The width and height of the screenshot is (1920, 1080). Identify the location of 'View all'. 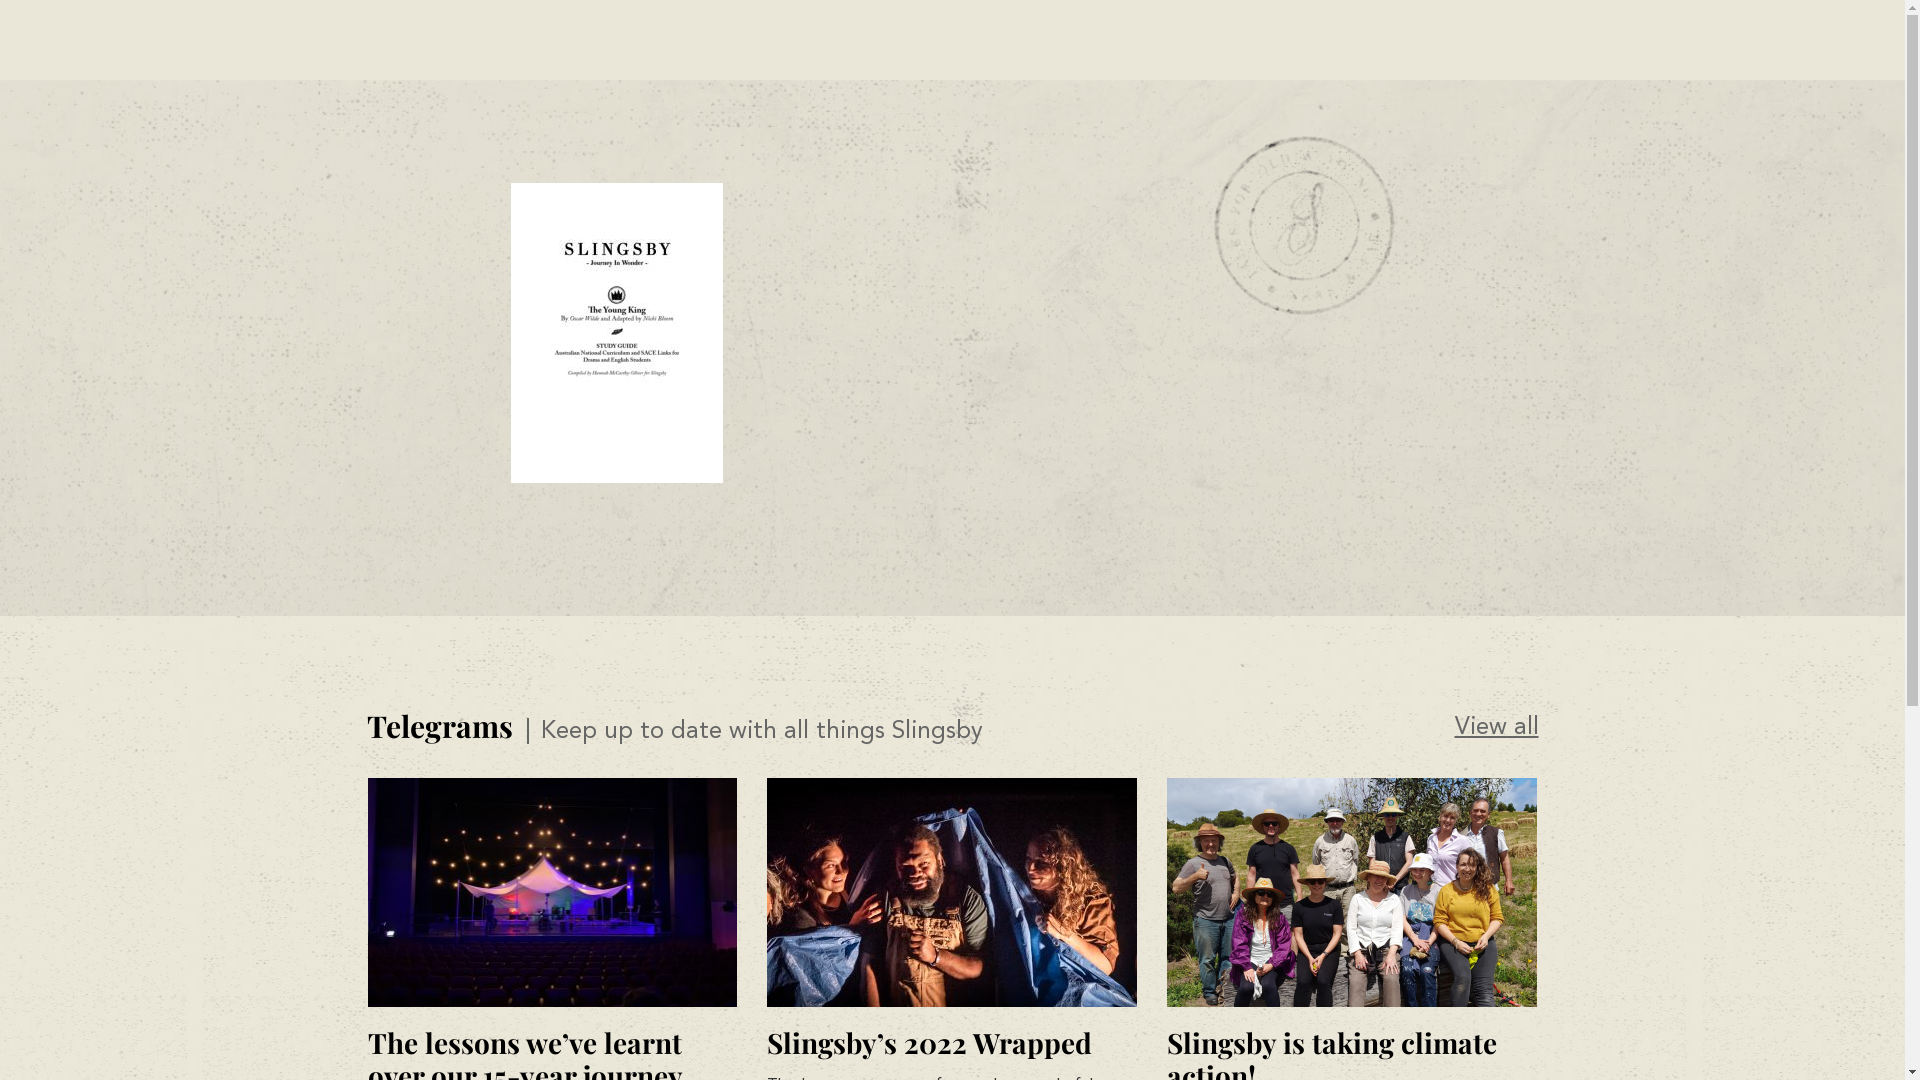
(1496, 728).